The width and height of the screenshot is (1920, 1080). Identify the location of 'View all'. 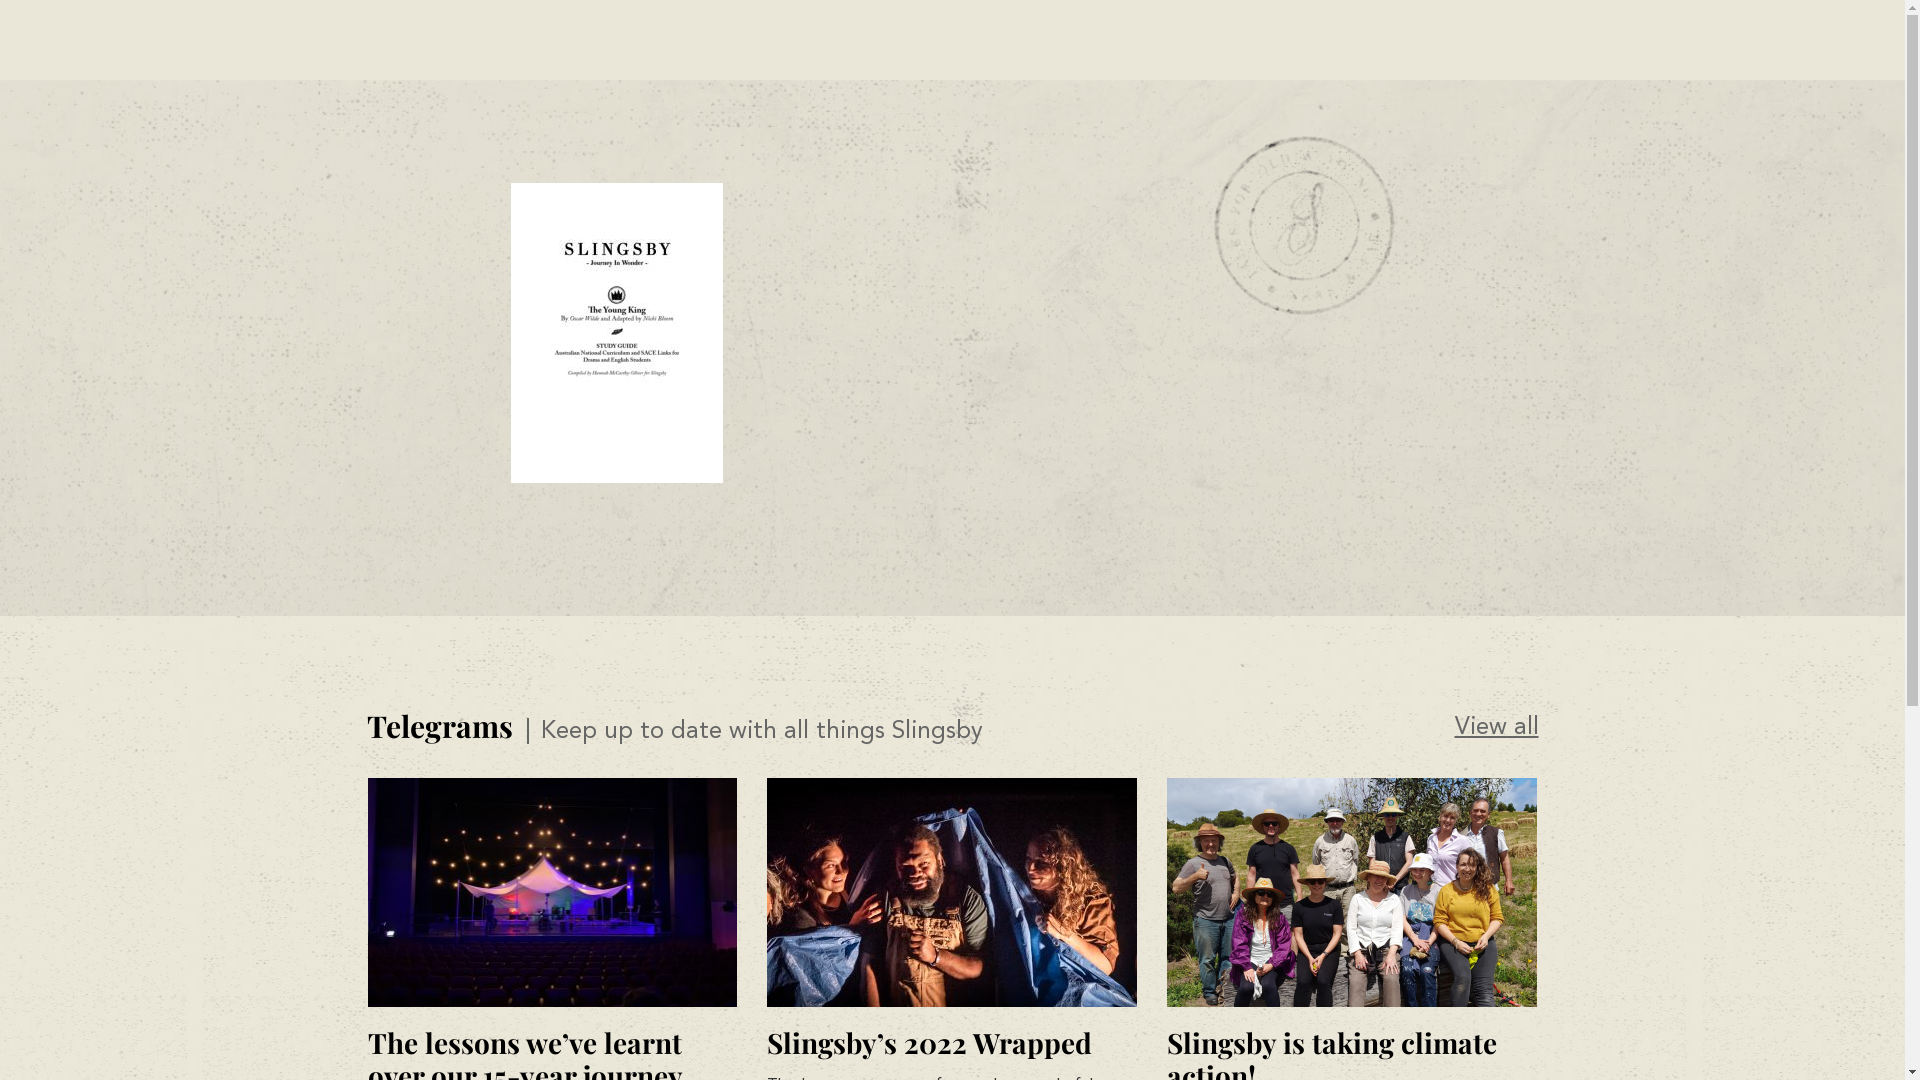
(1496, 728).